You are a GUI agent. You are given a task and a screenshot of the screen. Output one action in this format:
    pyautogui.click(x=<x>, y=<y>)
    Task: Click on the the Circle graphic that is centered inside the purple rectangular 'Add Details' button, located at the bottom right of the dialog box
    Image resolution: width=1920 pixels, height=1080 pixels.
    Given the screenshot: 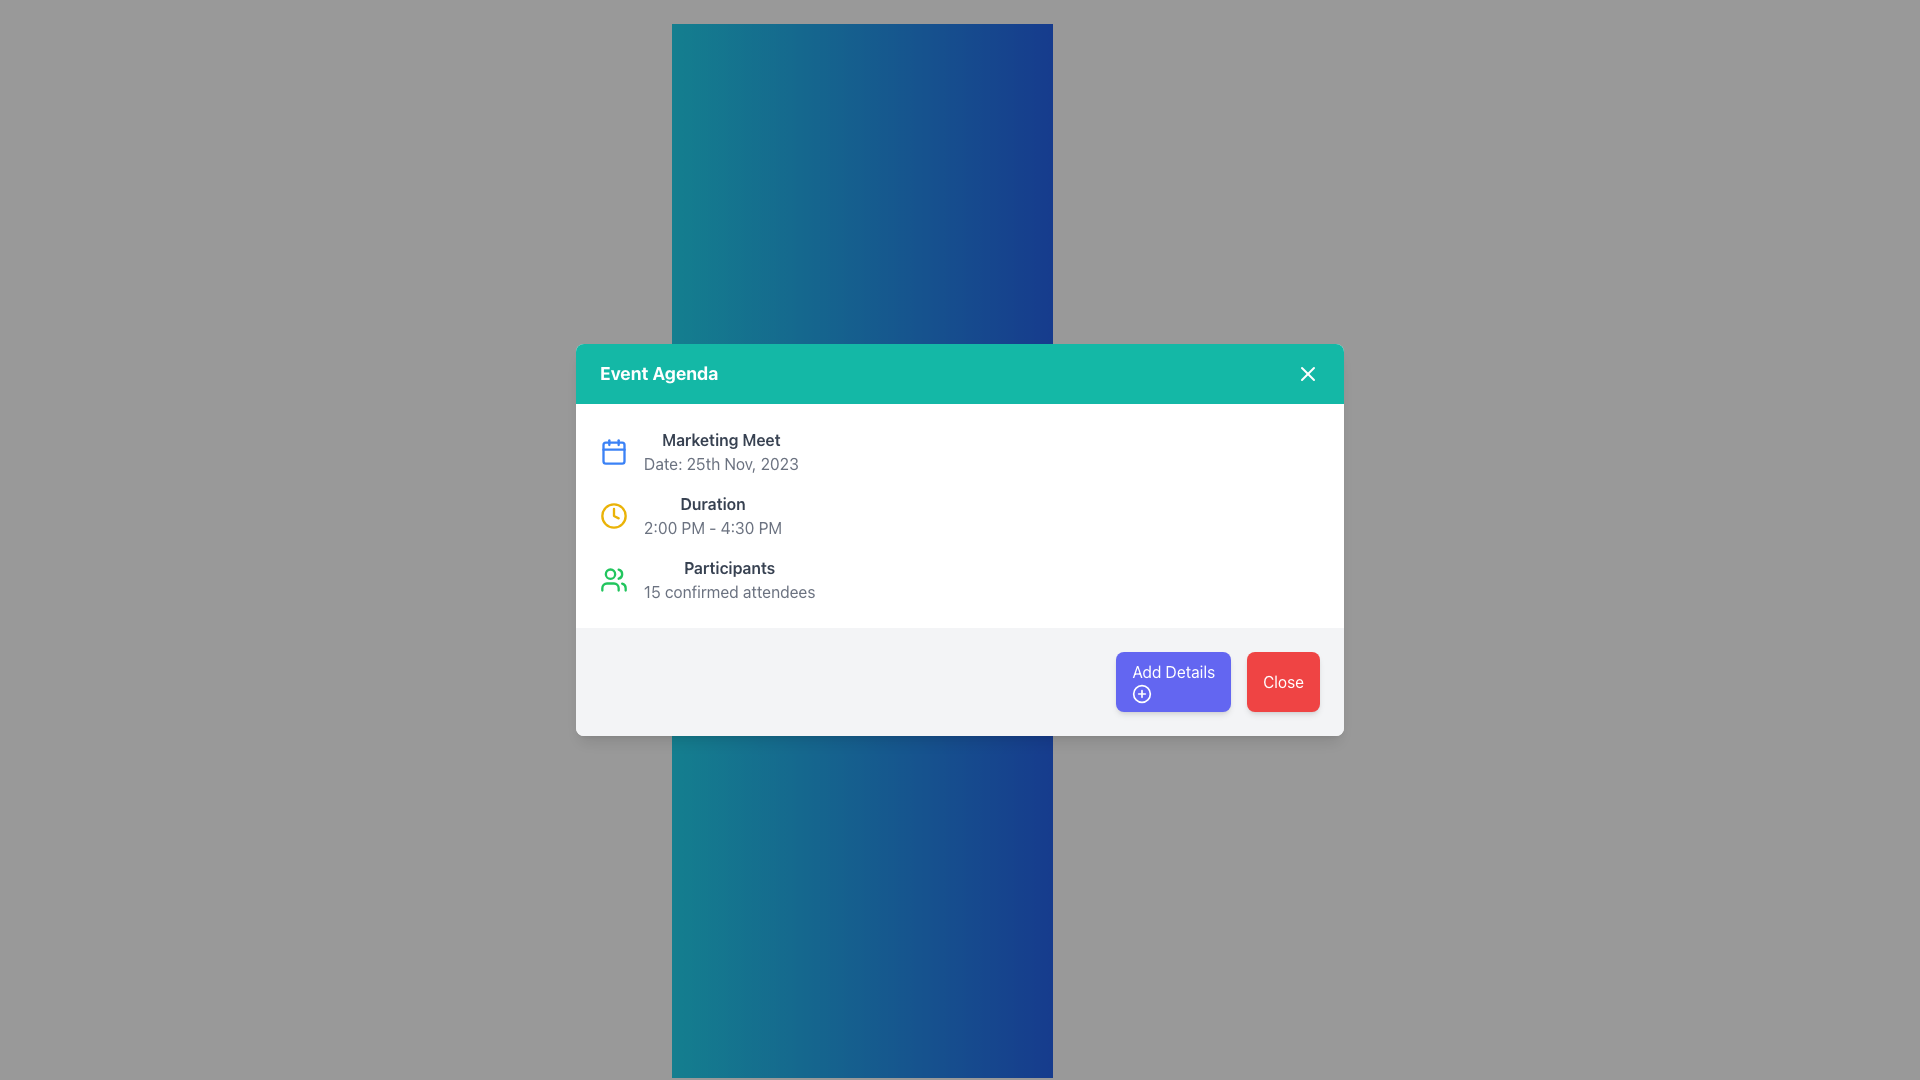 What is the action you would take?
    pyautogui.click(x=1142, y=693)
    